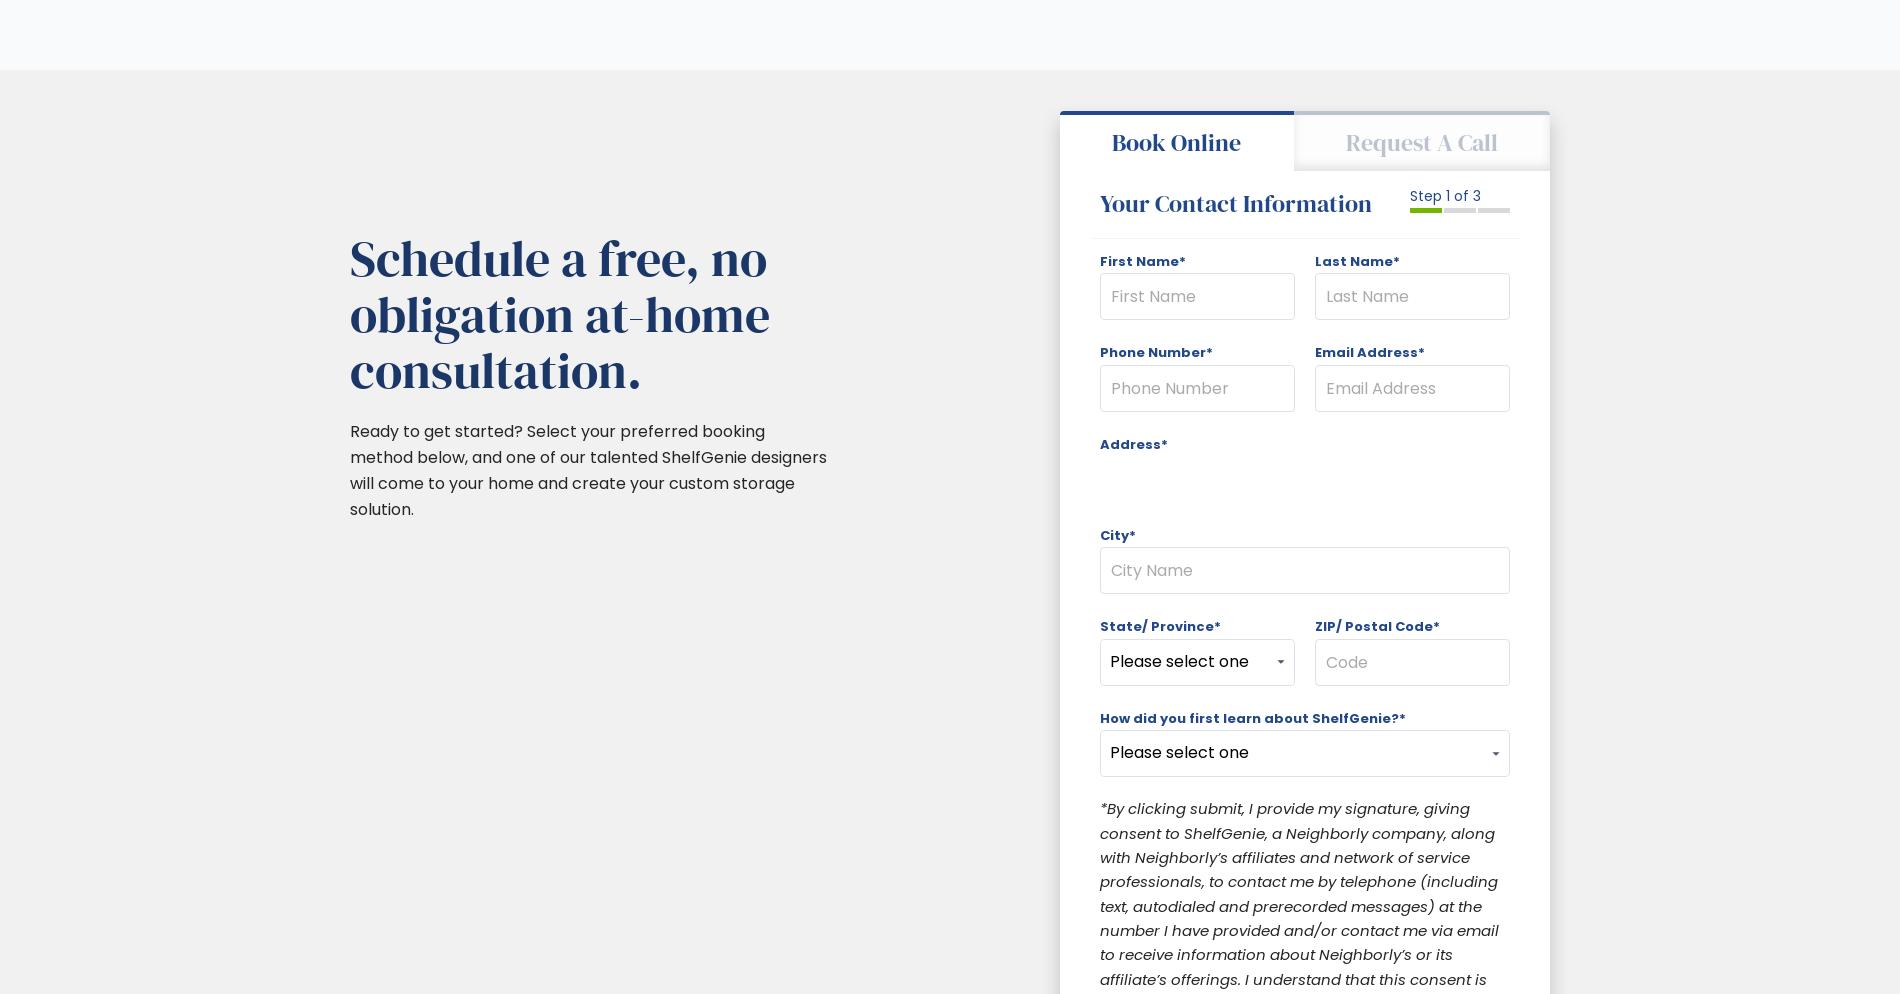 The width and height of the screenshot is (1900, 994). What do you see at coordinates (1465, 195) in the screenshot?
I see `'of 3'` at bounding box center [1465, 195].